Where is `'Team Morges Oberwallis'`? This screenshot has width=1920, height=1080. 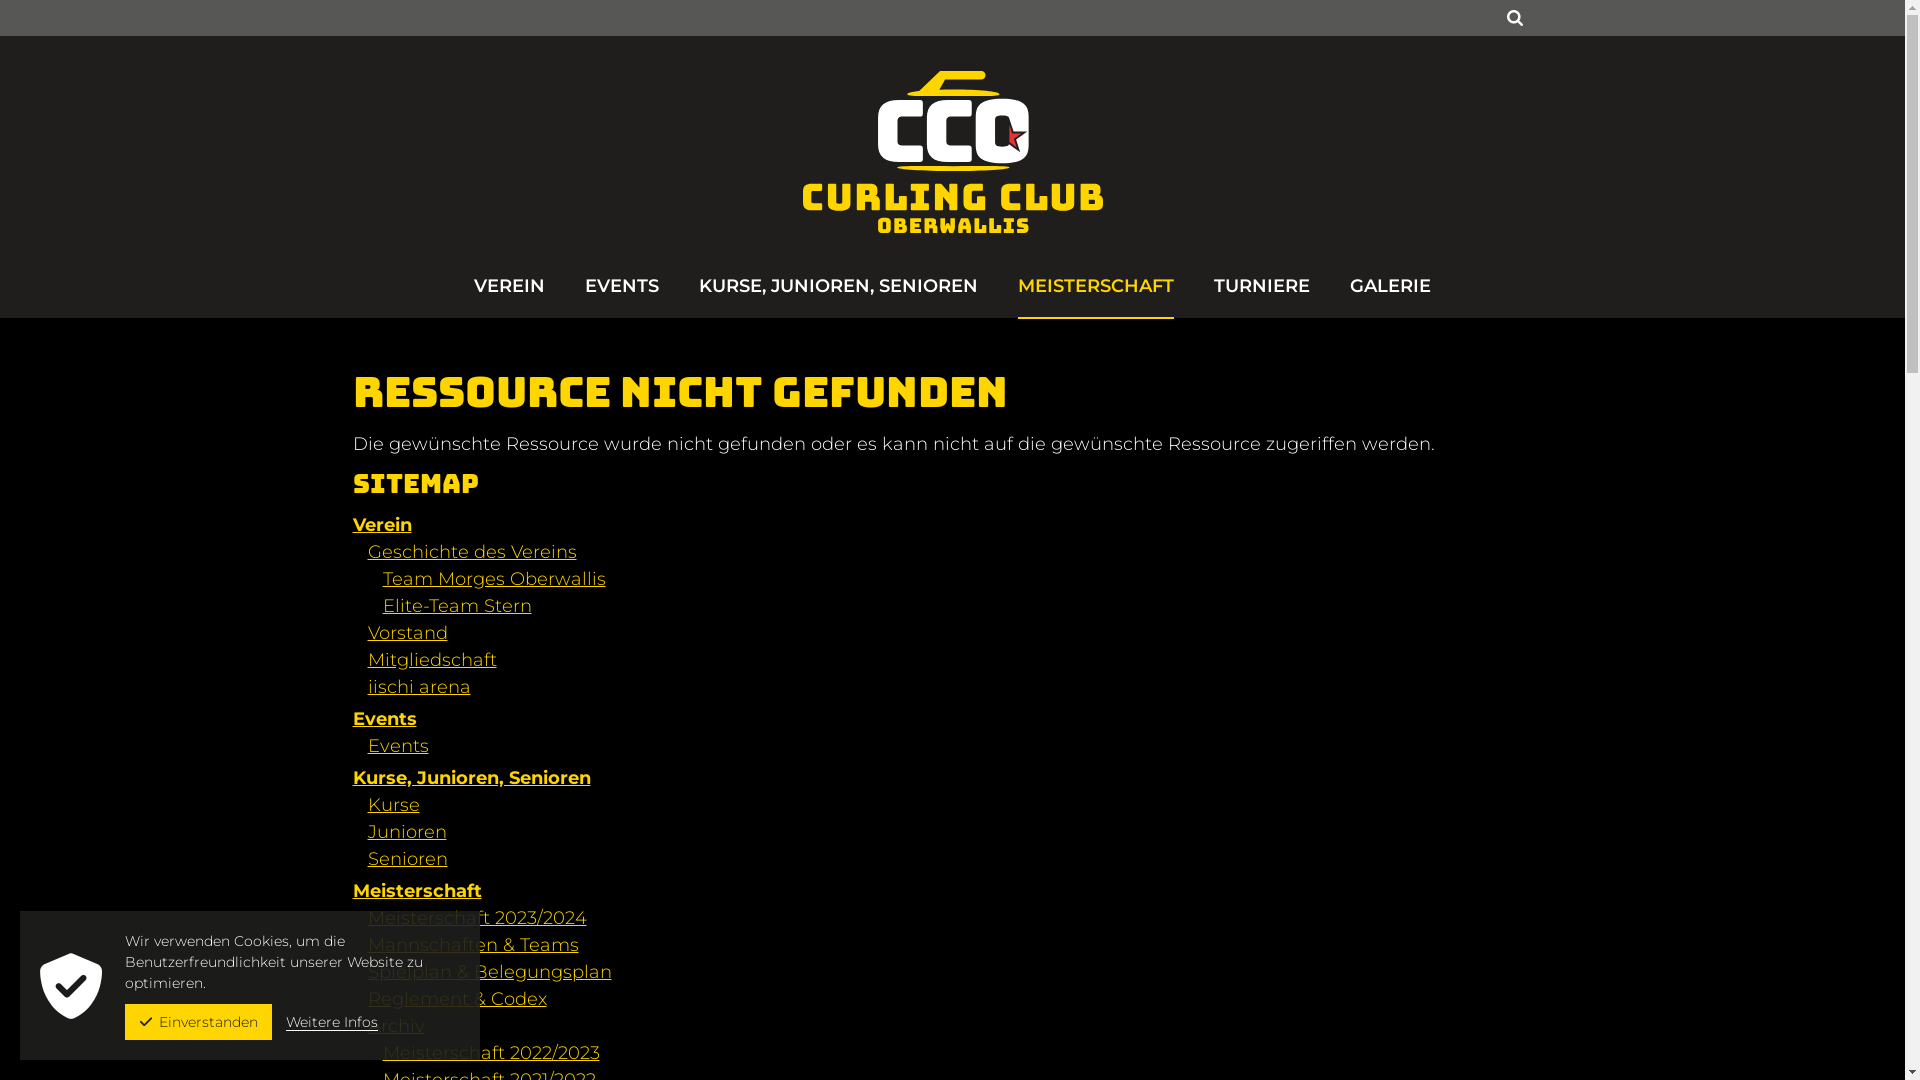 'Team Morges Oberwallis' is located at coordinates (493, 578).